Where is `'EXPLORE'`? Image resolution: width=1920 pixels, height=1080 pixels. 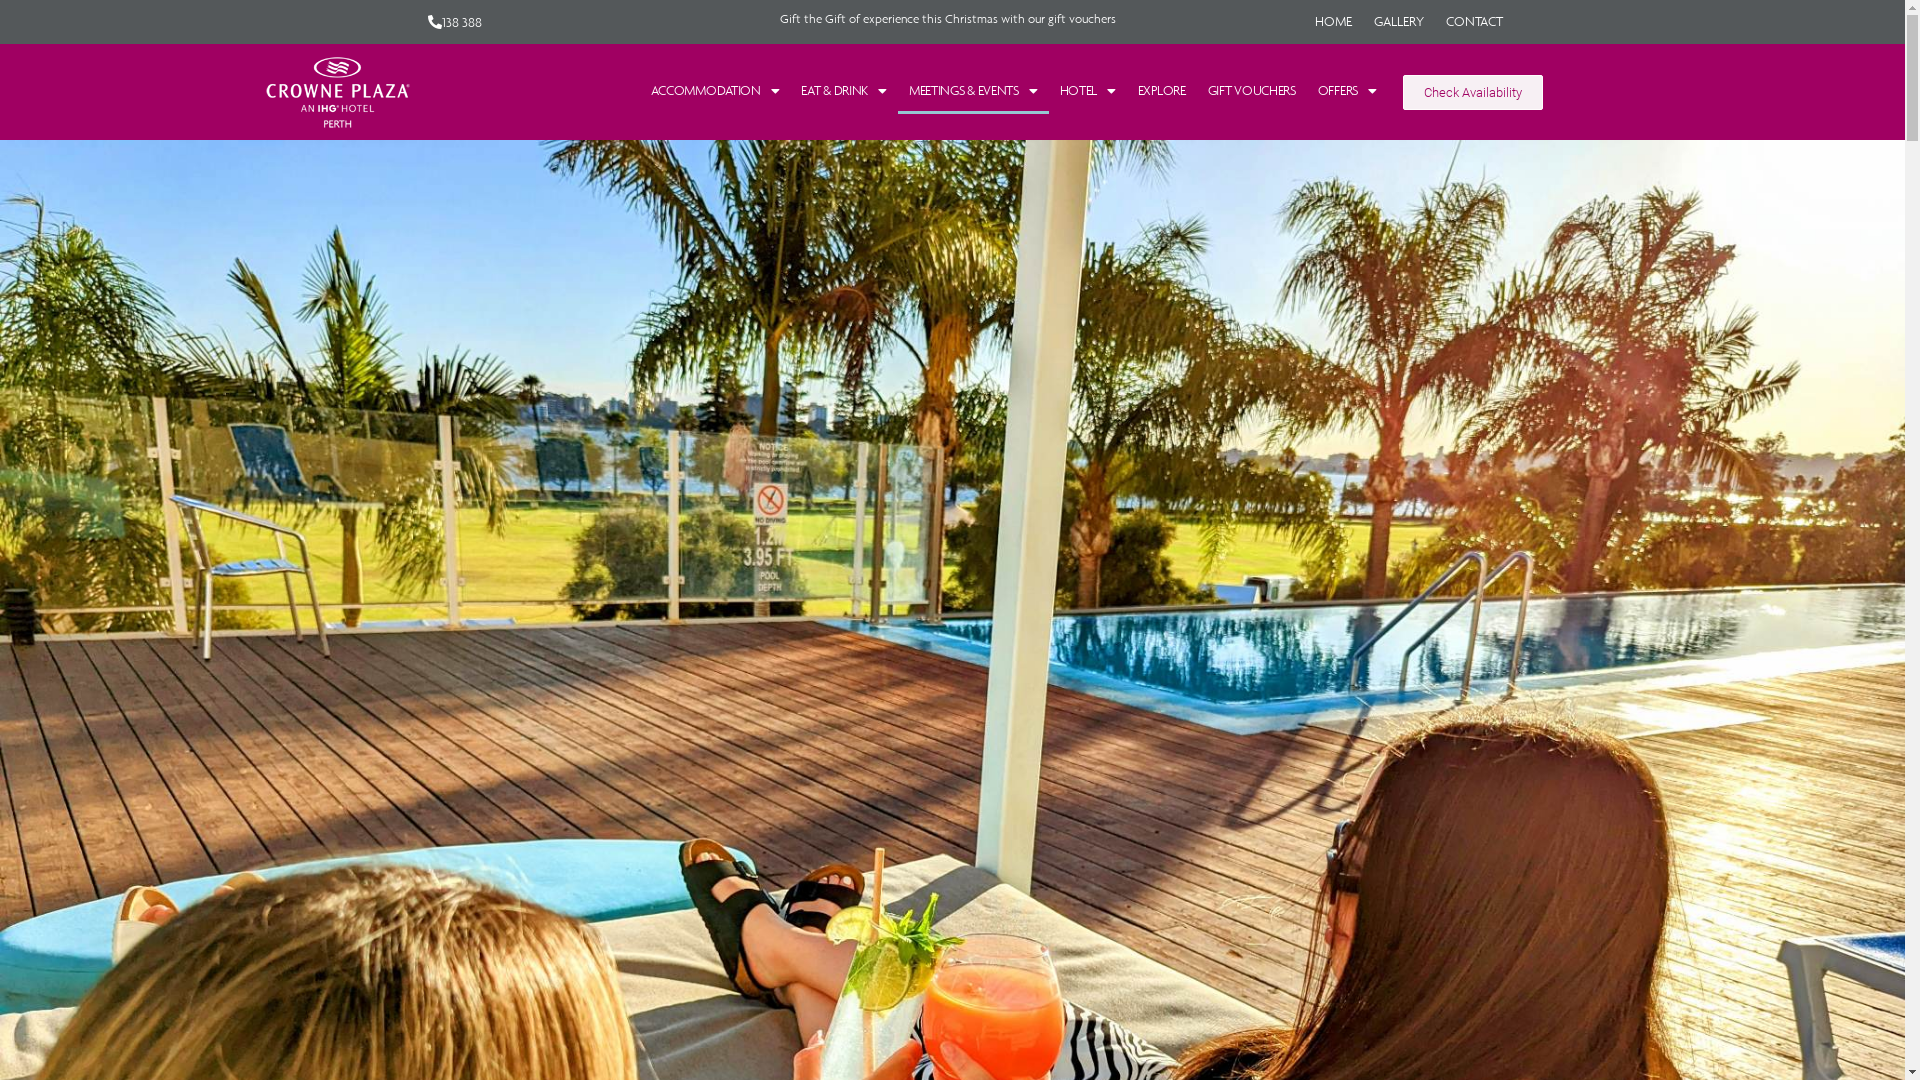
'EXPLORE' is located at coordinates (1161, 91).